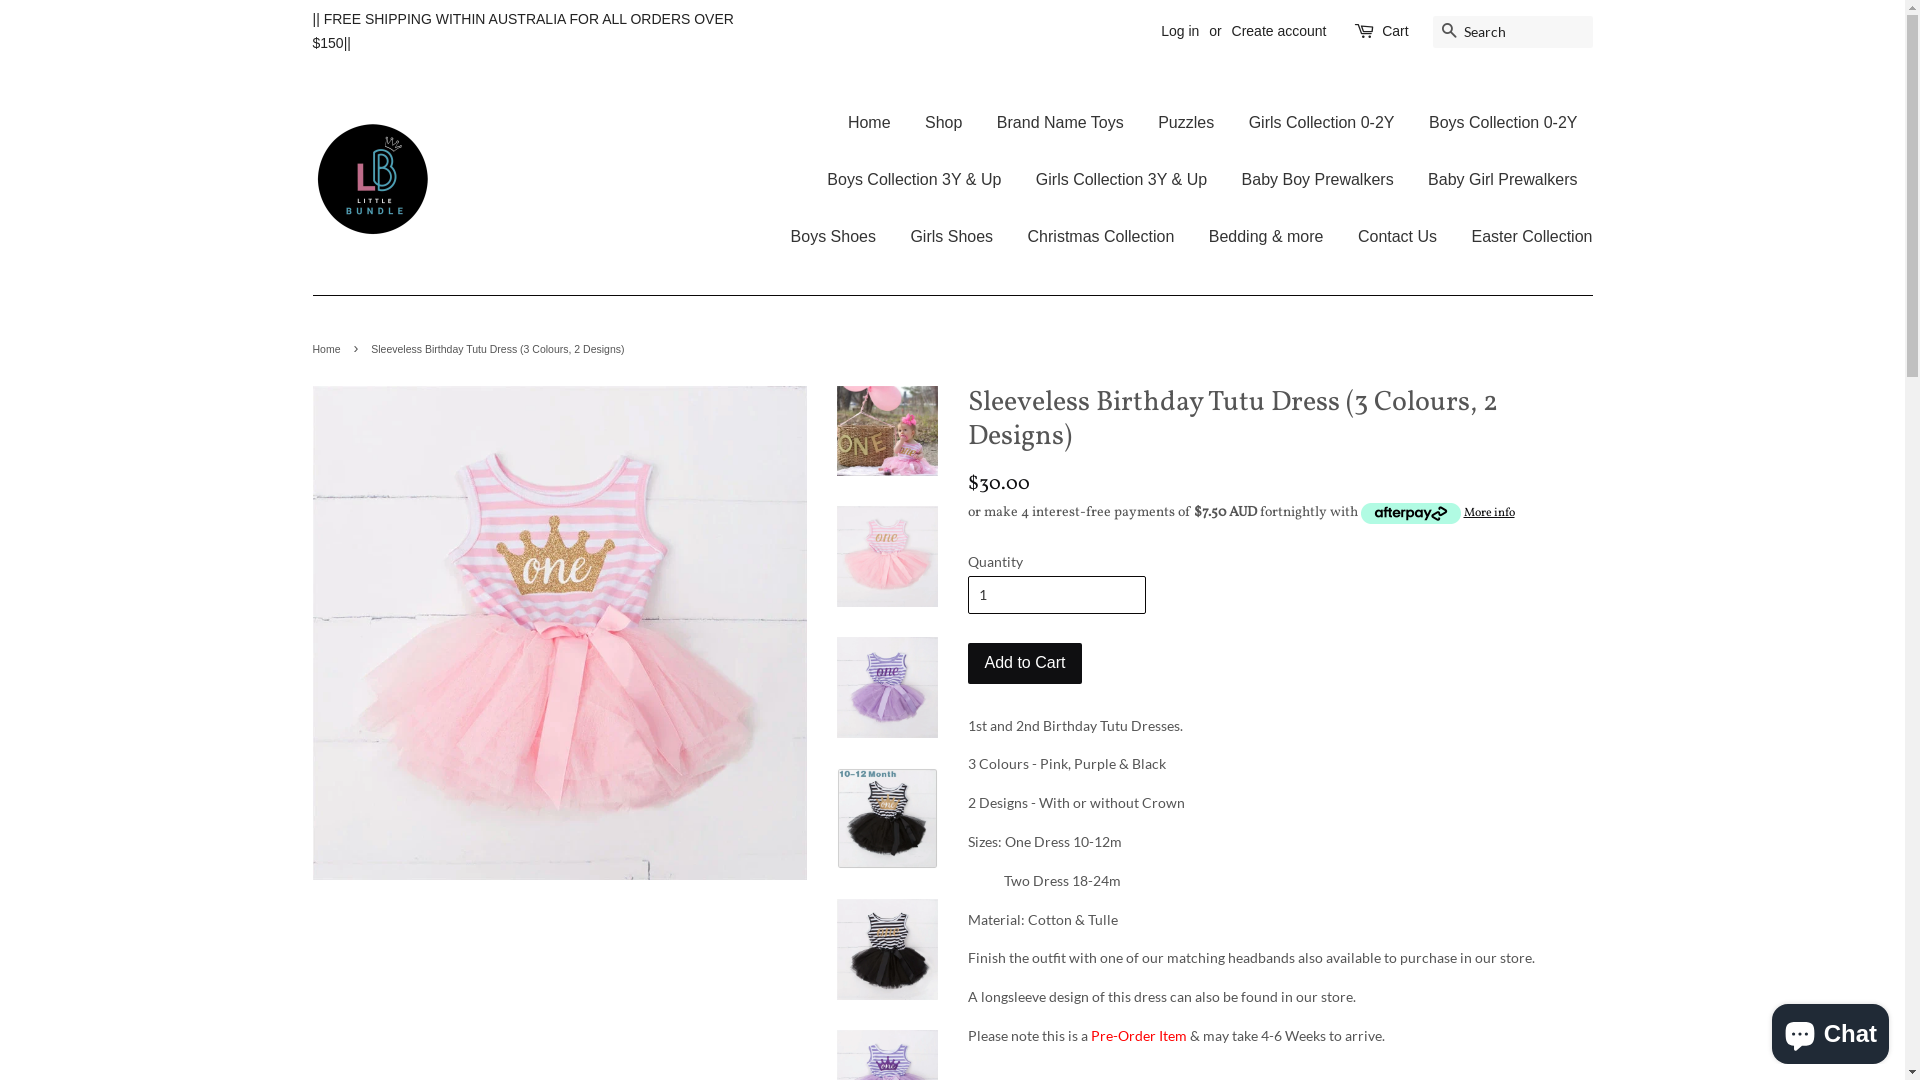 This screenshot has height=1080, width=1920. Describe the element at coordinates (833, 235) in the screenshot. I see `'Boys Shoes'` at that location.